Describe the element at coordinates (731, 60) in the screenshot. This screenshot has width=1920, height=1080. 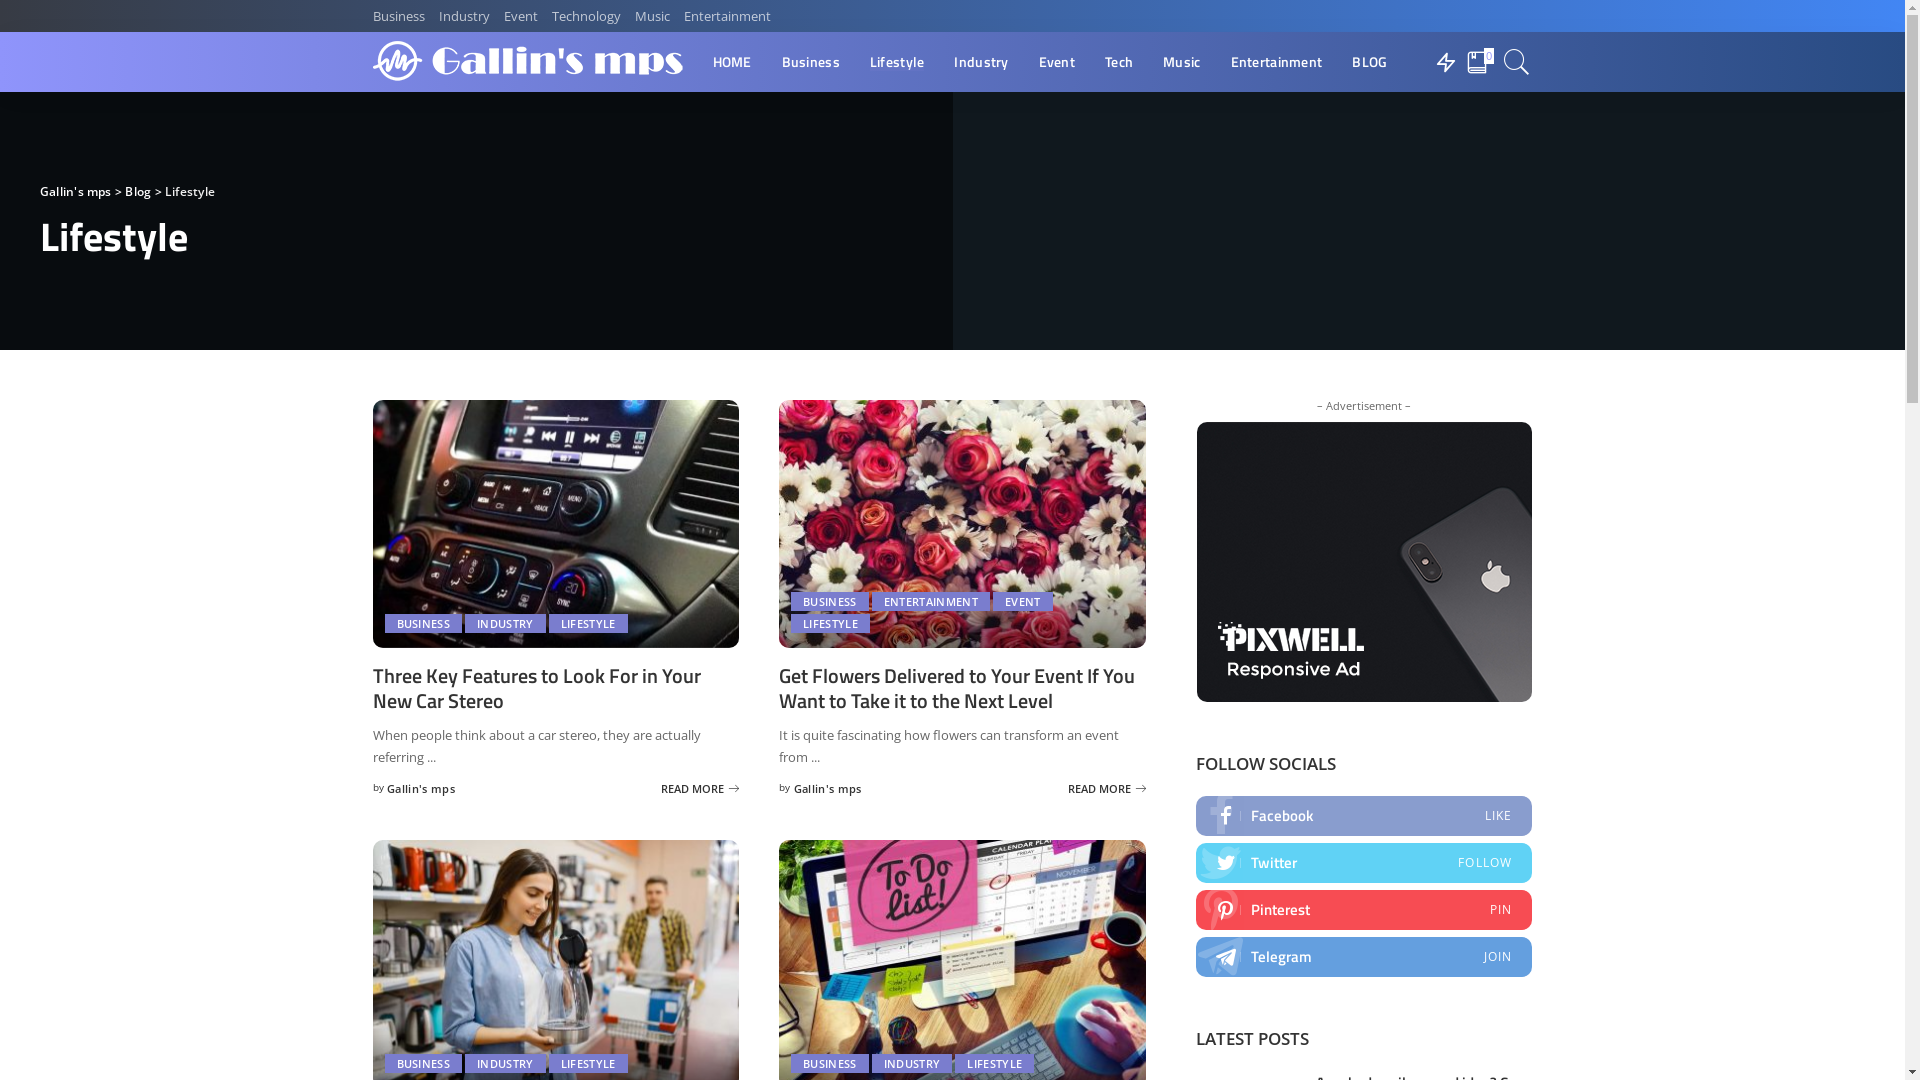
I see `'HOME'` at that location.